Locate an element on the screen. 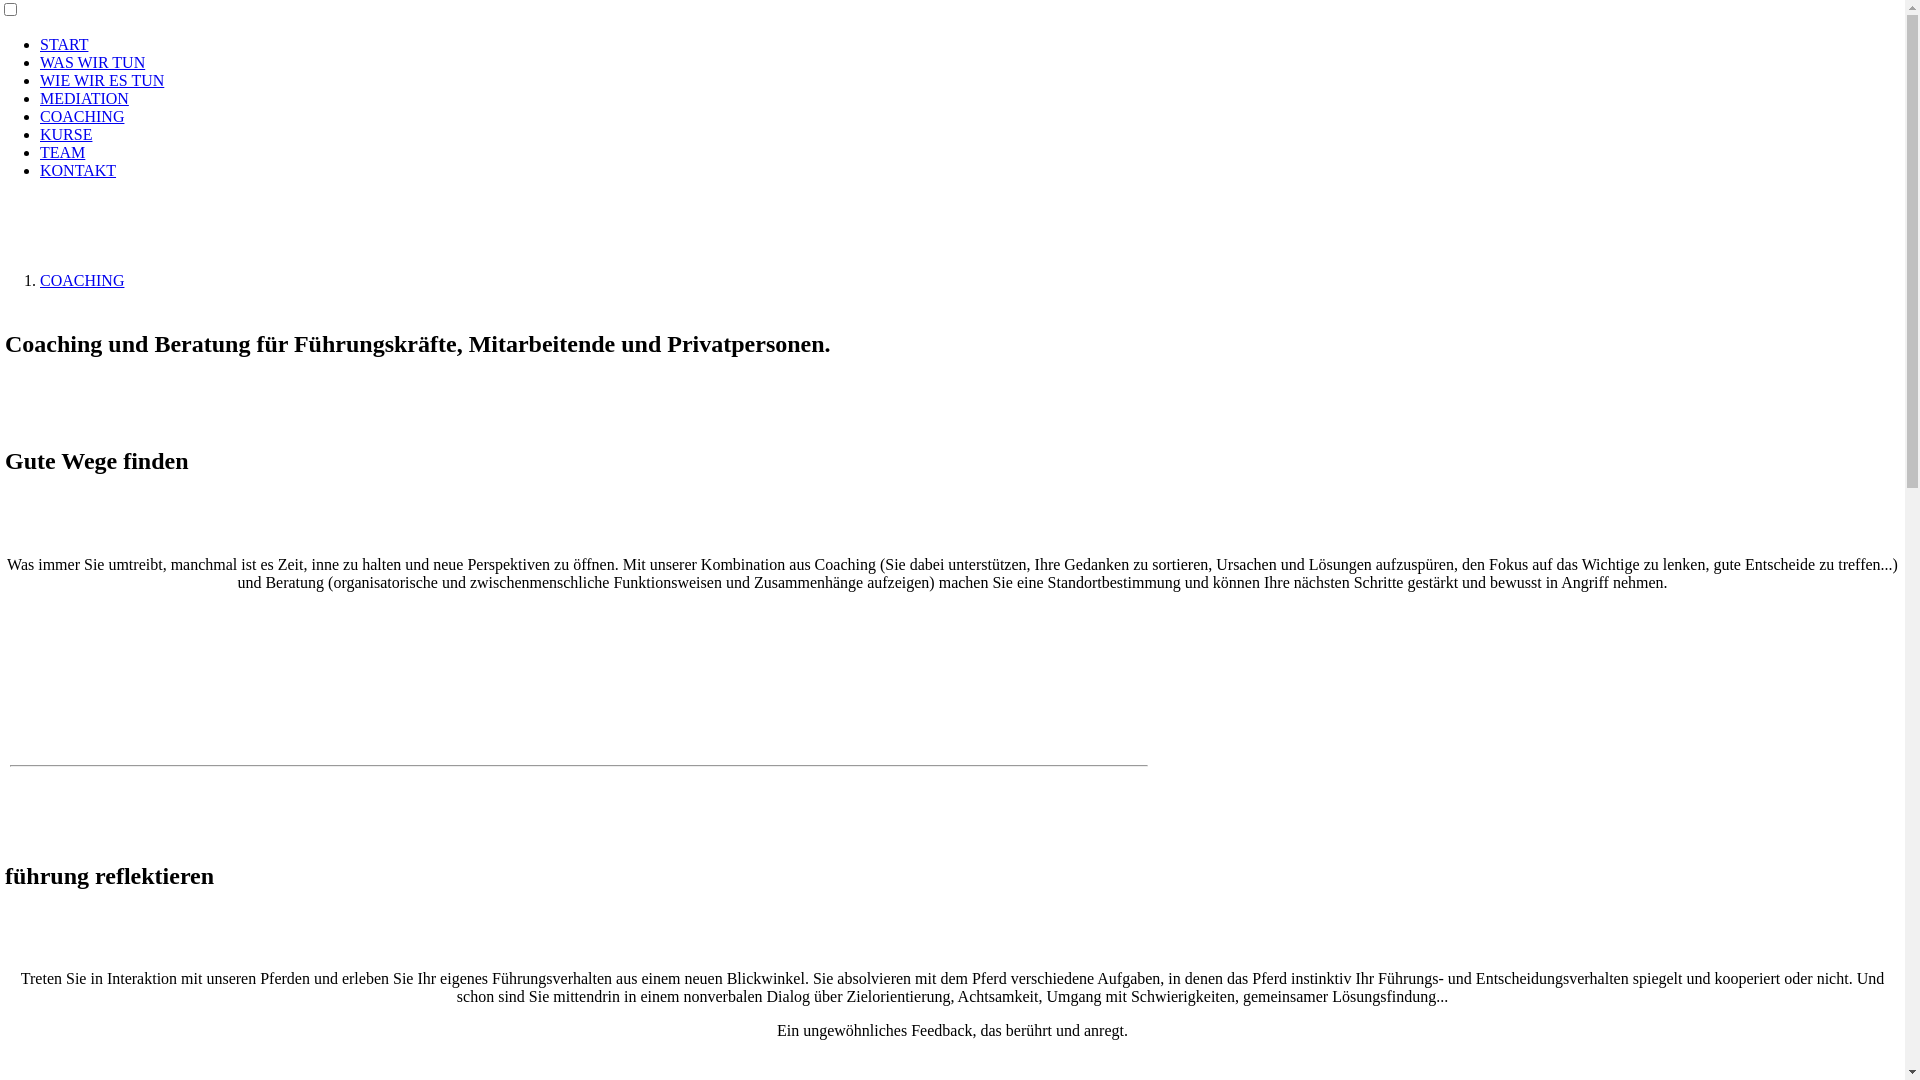 Image resolution: width=1920 pixels, height=1080 pixels. 'START' is located at coordinates (63, 44).